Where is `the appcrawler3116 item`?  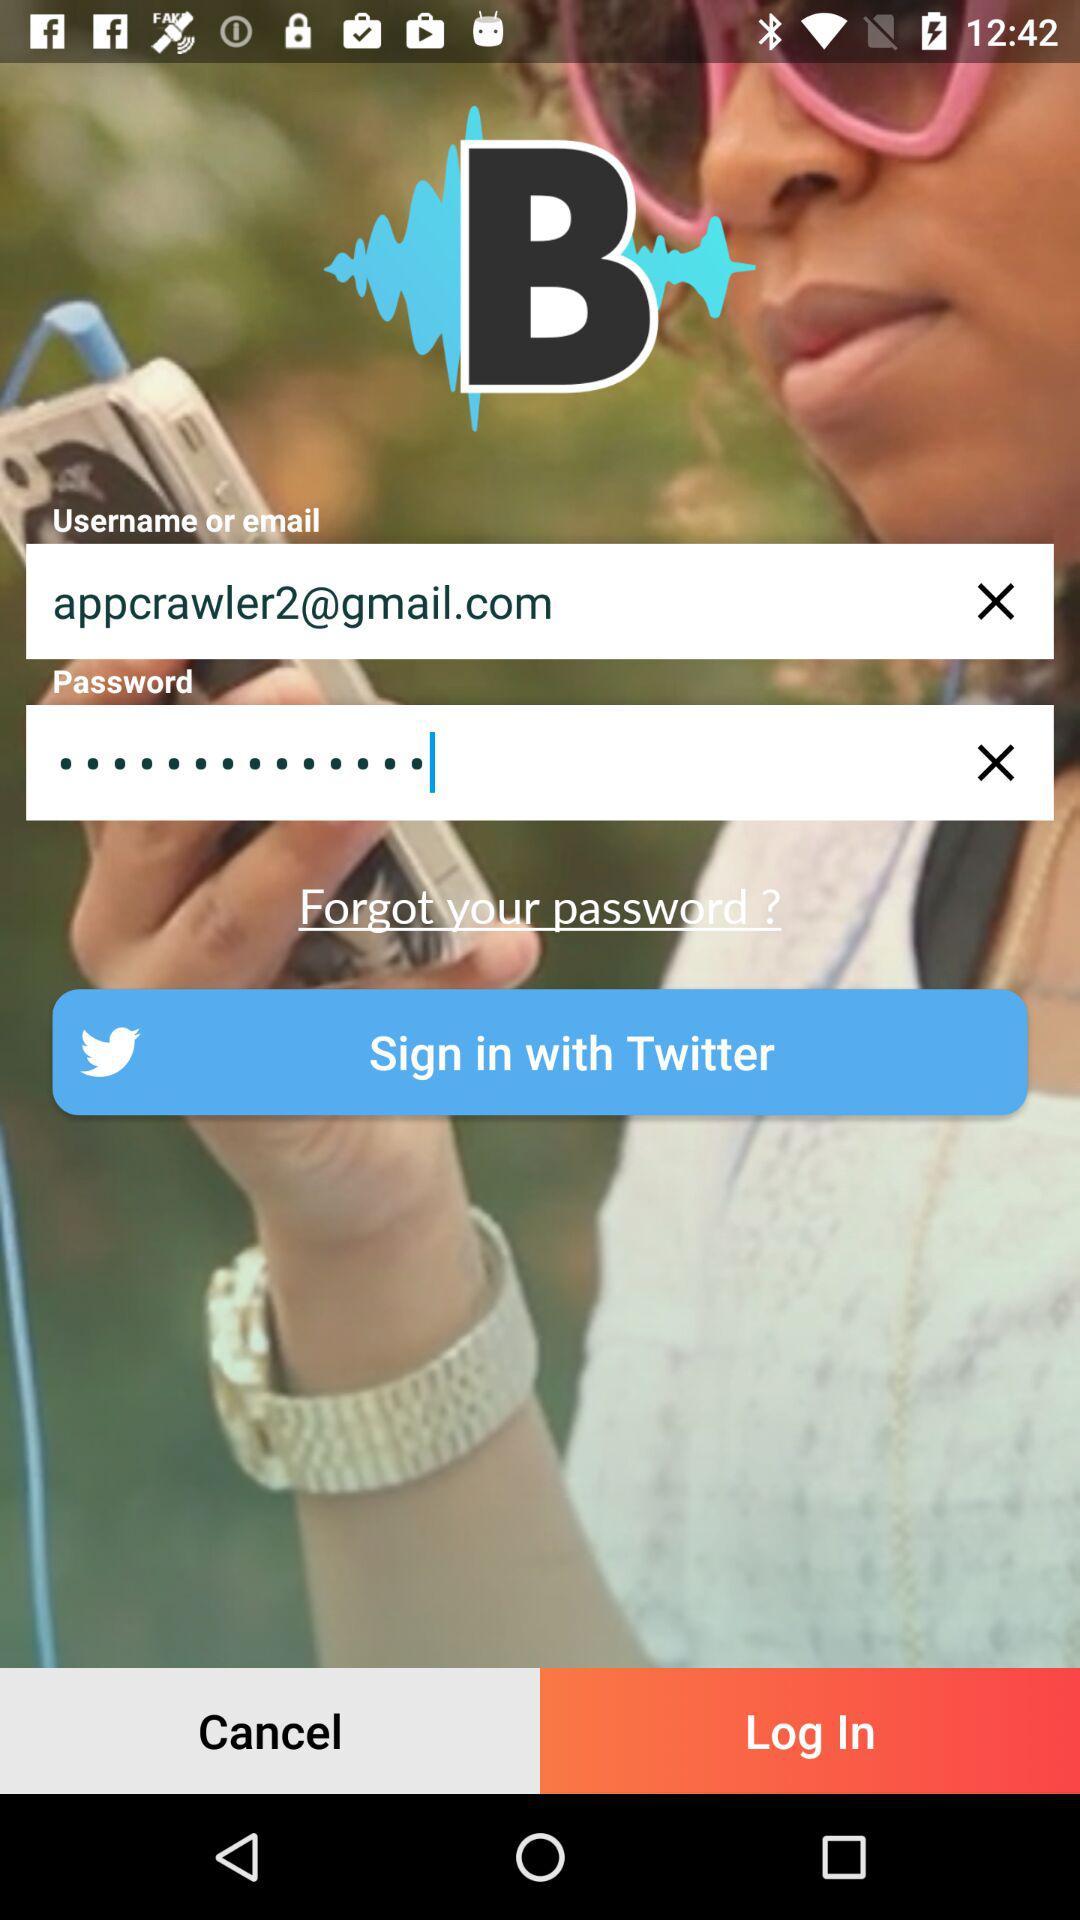 the appcrawler3116 item is located at coordinates (540, 761).